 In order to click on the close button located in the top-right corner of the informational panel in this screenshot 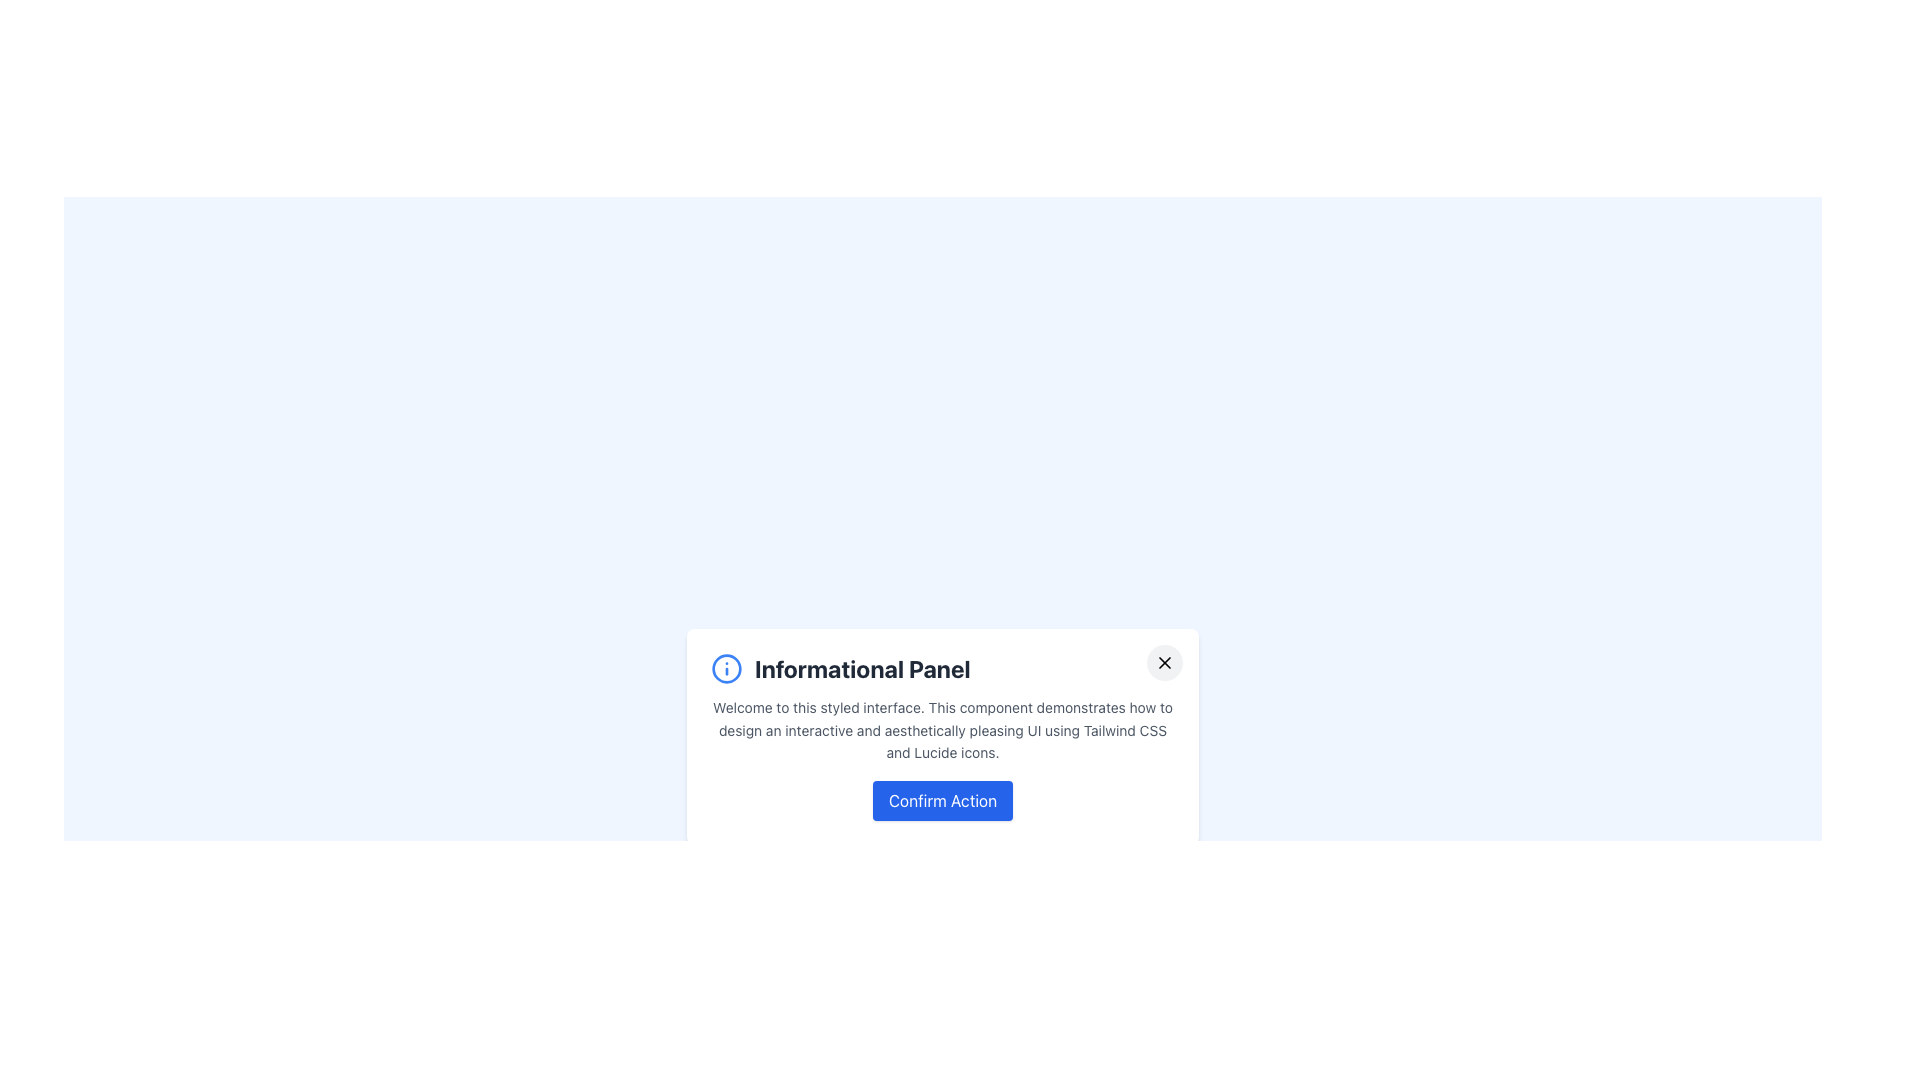, I will do `click(1165, 662)`.